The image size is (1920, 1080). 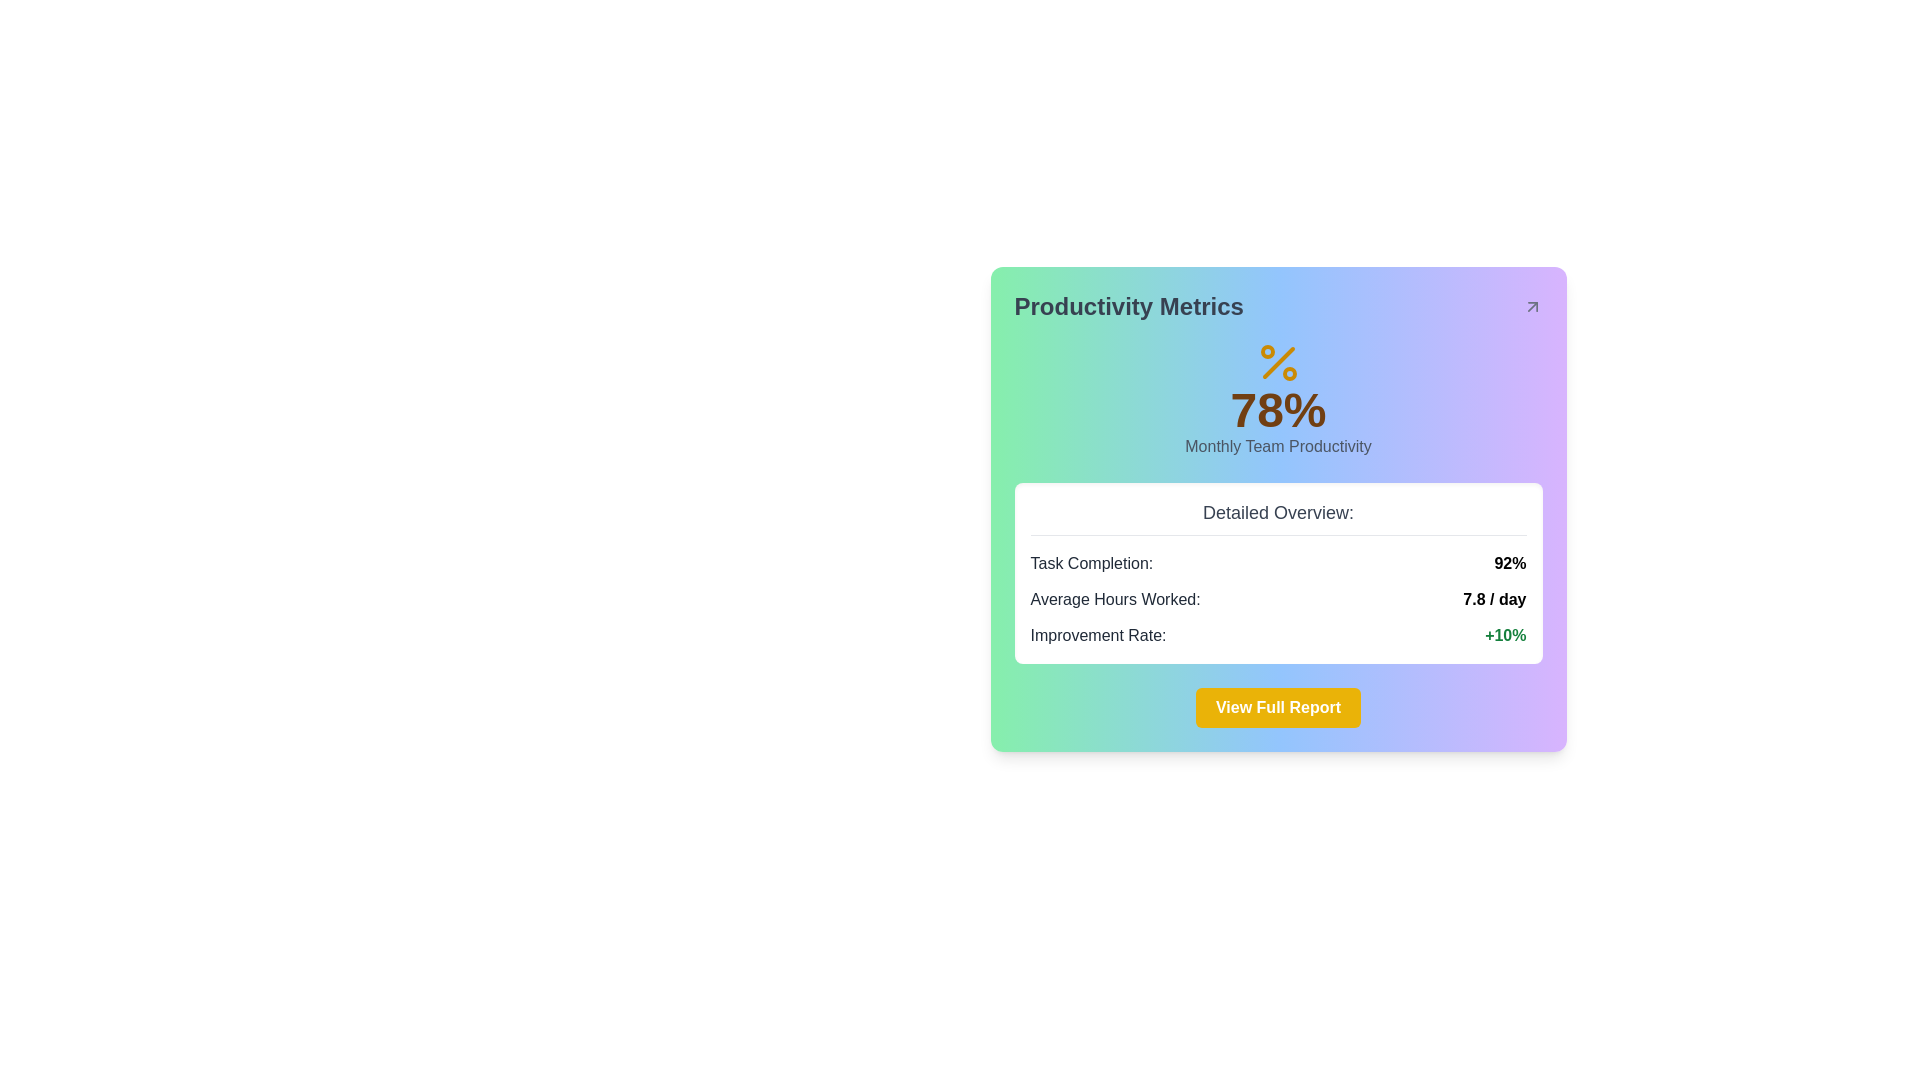 I want to click on the text label displaying 'Average Hours Worked:' which is styled in bold gray font and positioned towards the middle of the overview panel, so click(x=1114, y=599).